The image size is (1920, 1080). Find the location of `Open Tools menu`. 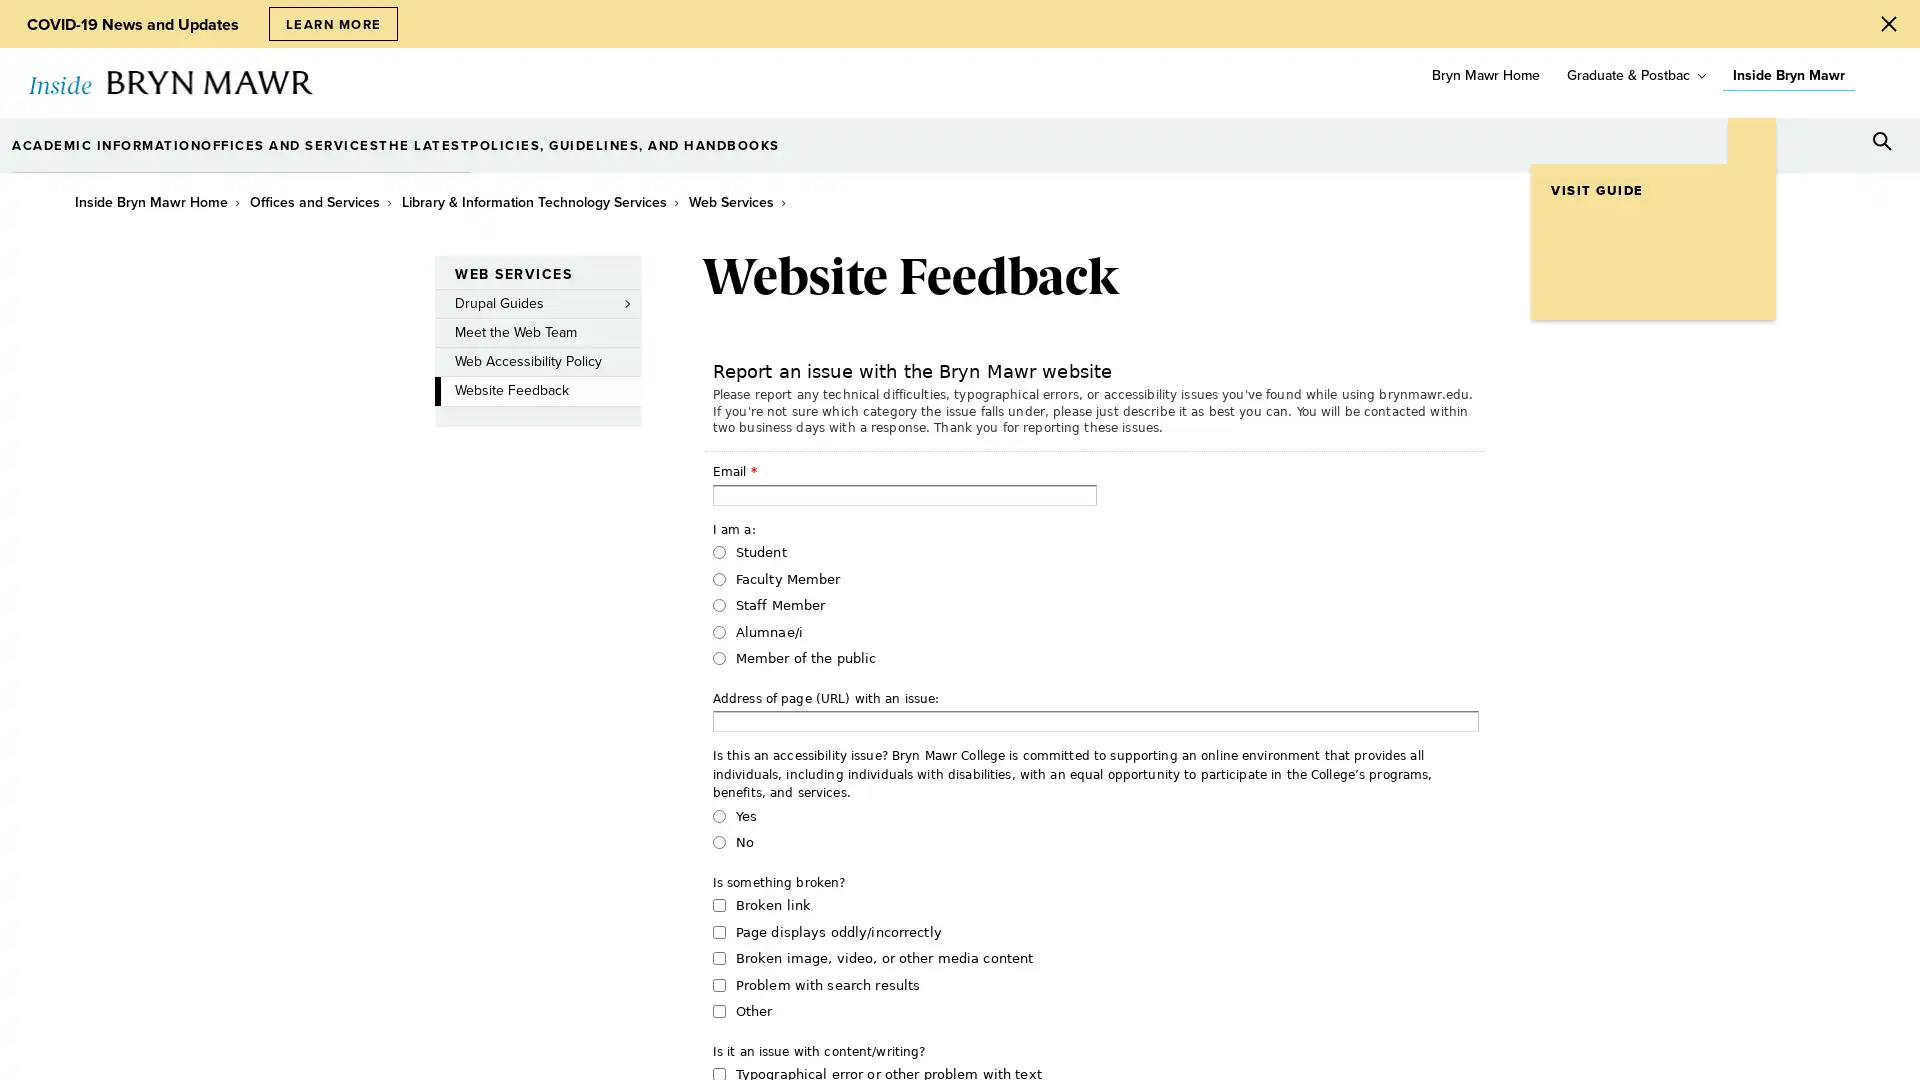

Open Tools menu is located at coordinates (1782, 139).